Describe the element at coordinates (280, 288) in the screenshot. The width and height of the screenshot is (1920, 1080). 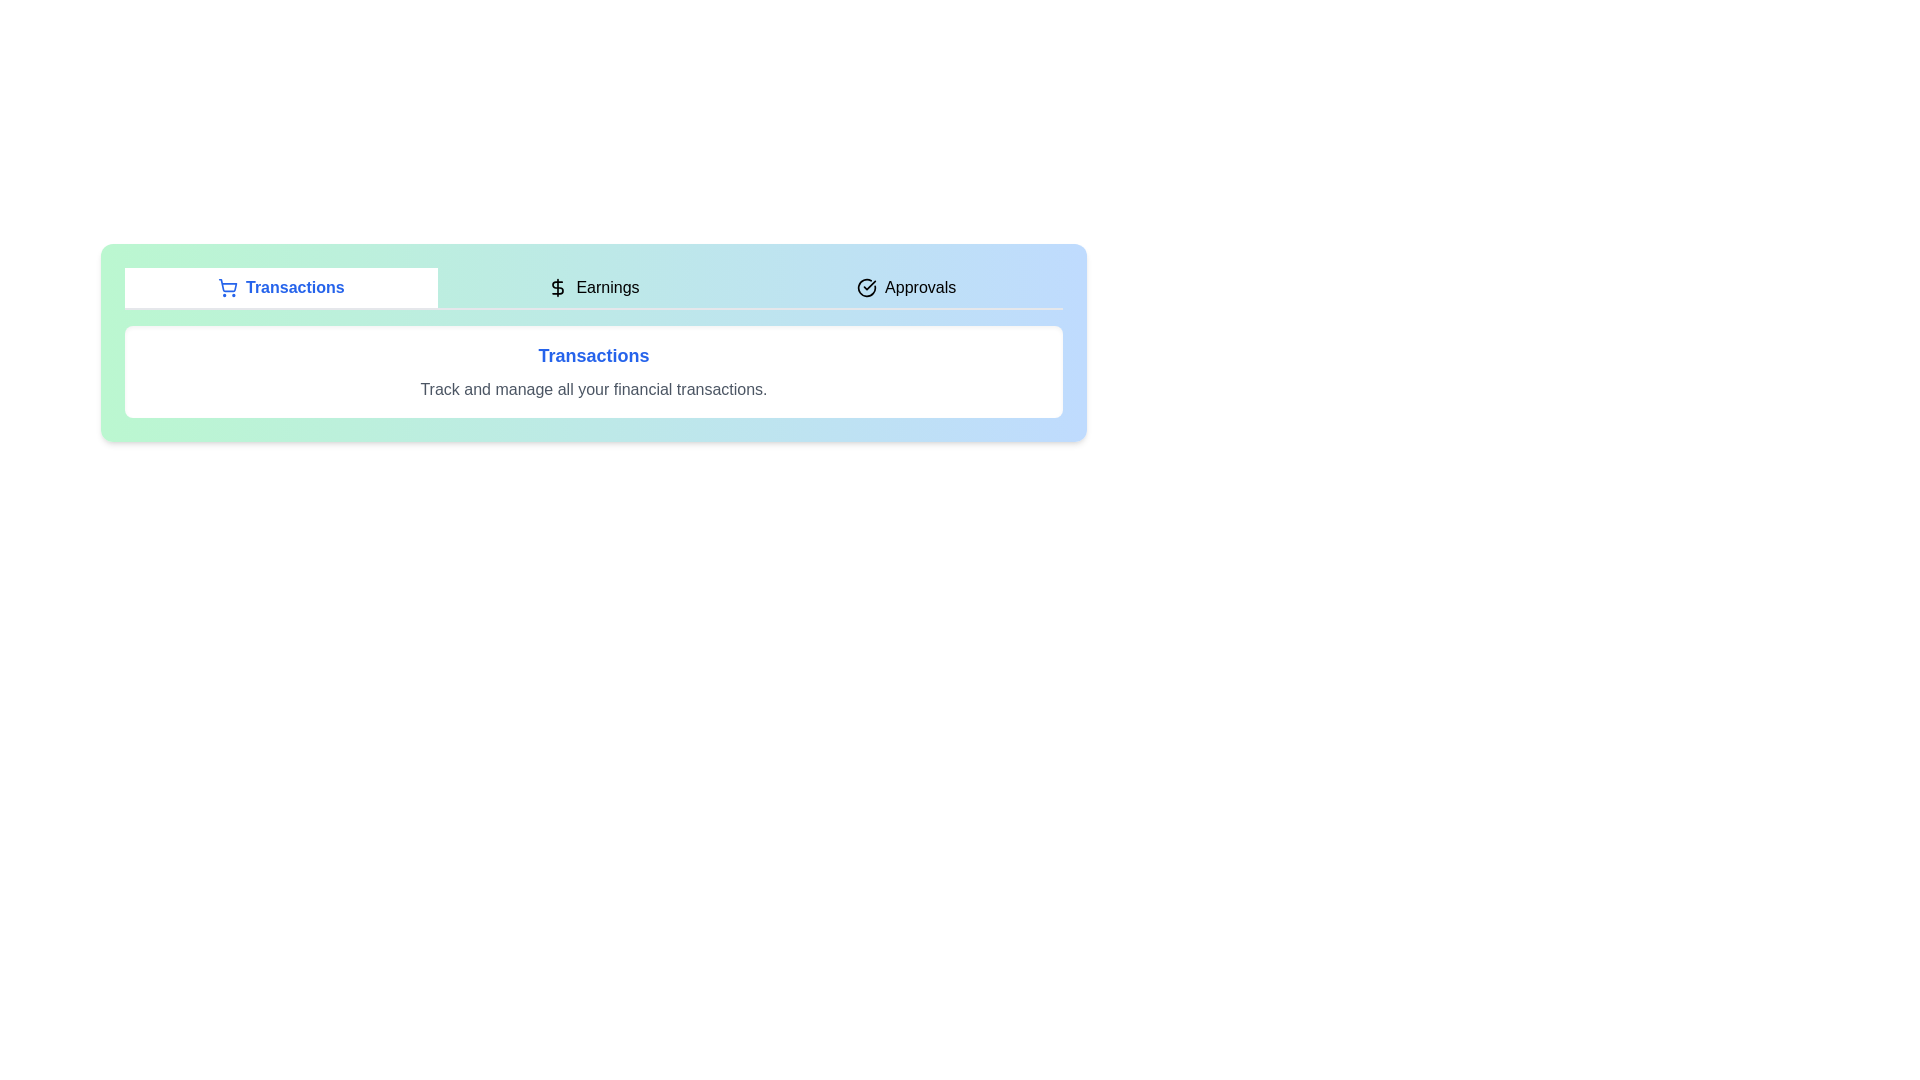
I see `the tab labeled Transactions to observe visual feedback` at that location.